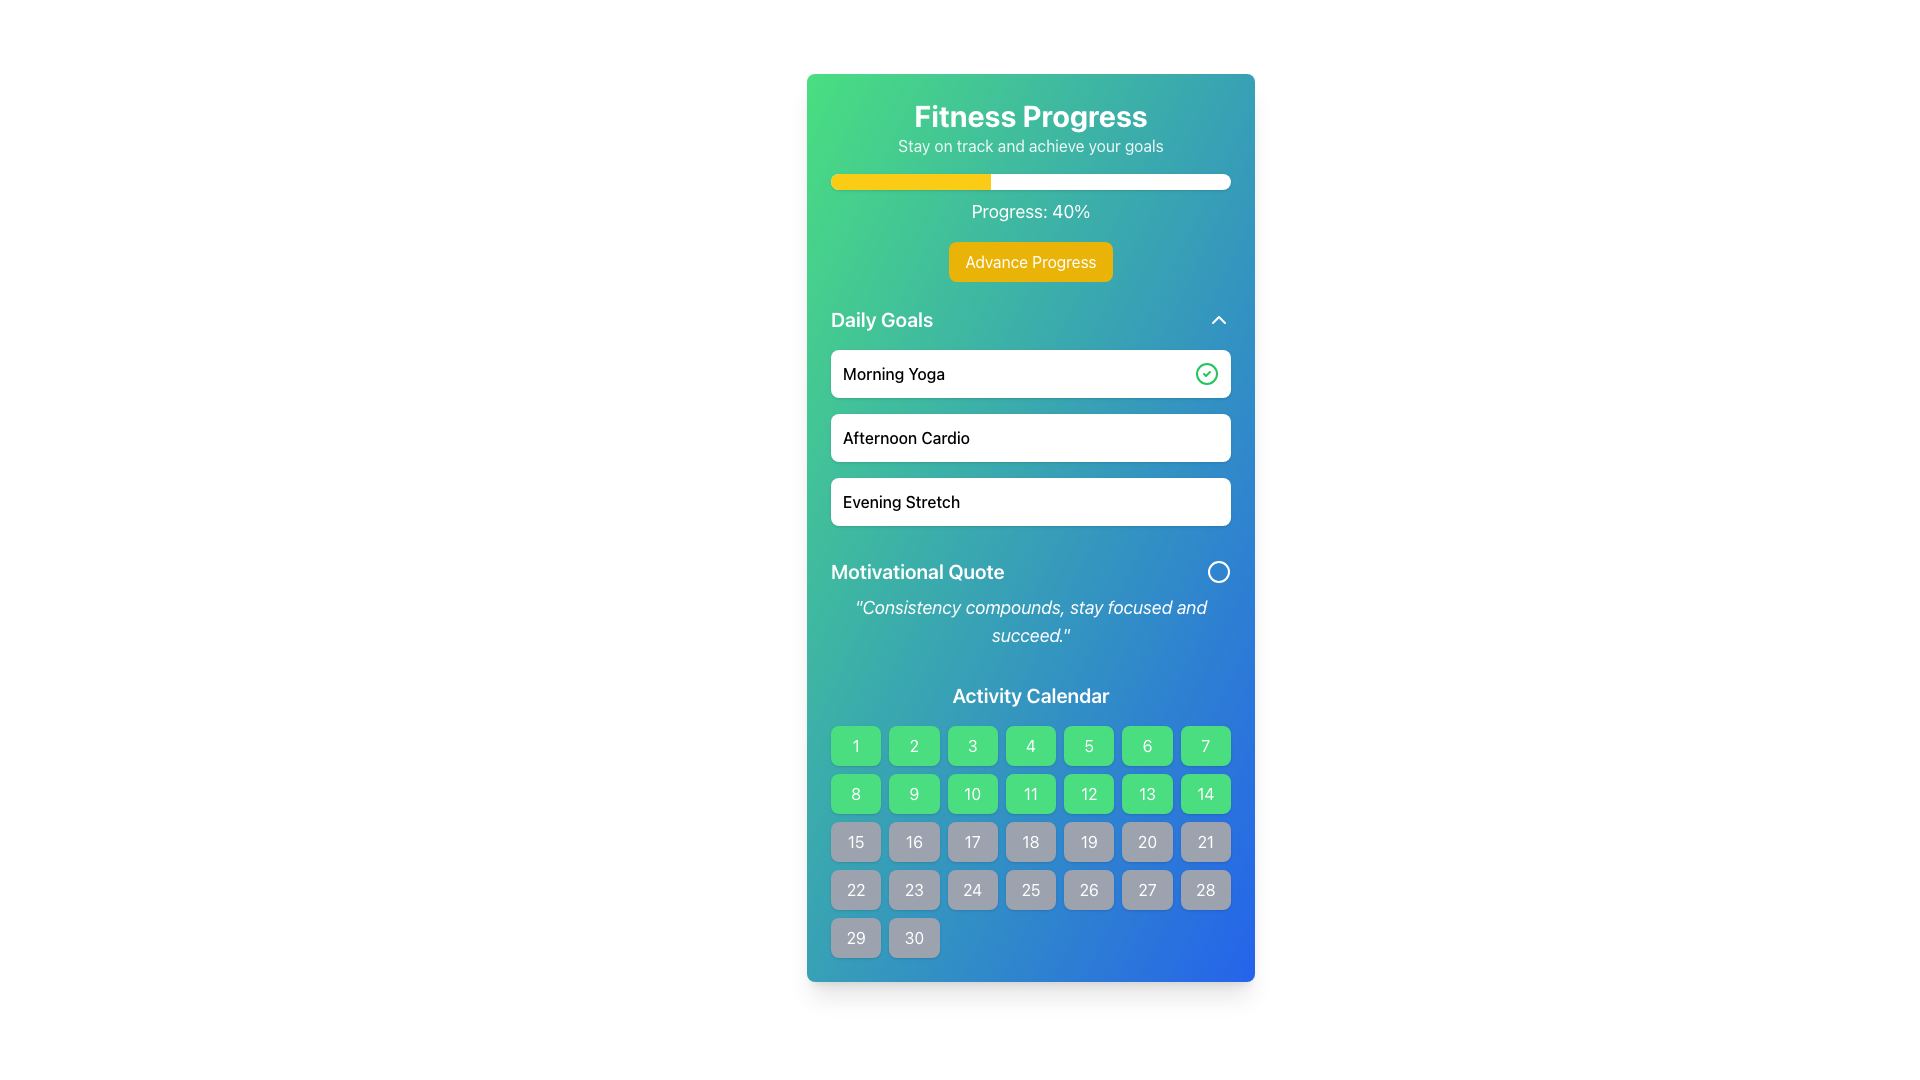 This screenshot has width=1920, height=1080. What do you see at coordinates (1031, 181) in the screenshot?
I see `the visual representation of the fitness progress indicated by the progress bar located between 'Fitness Progress' and 'Progress: 40%'` at bounding box center [1031, 181].